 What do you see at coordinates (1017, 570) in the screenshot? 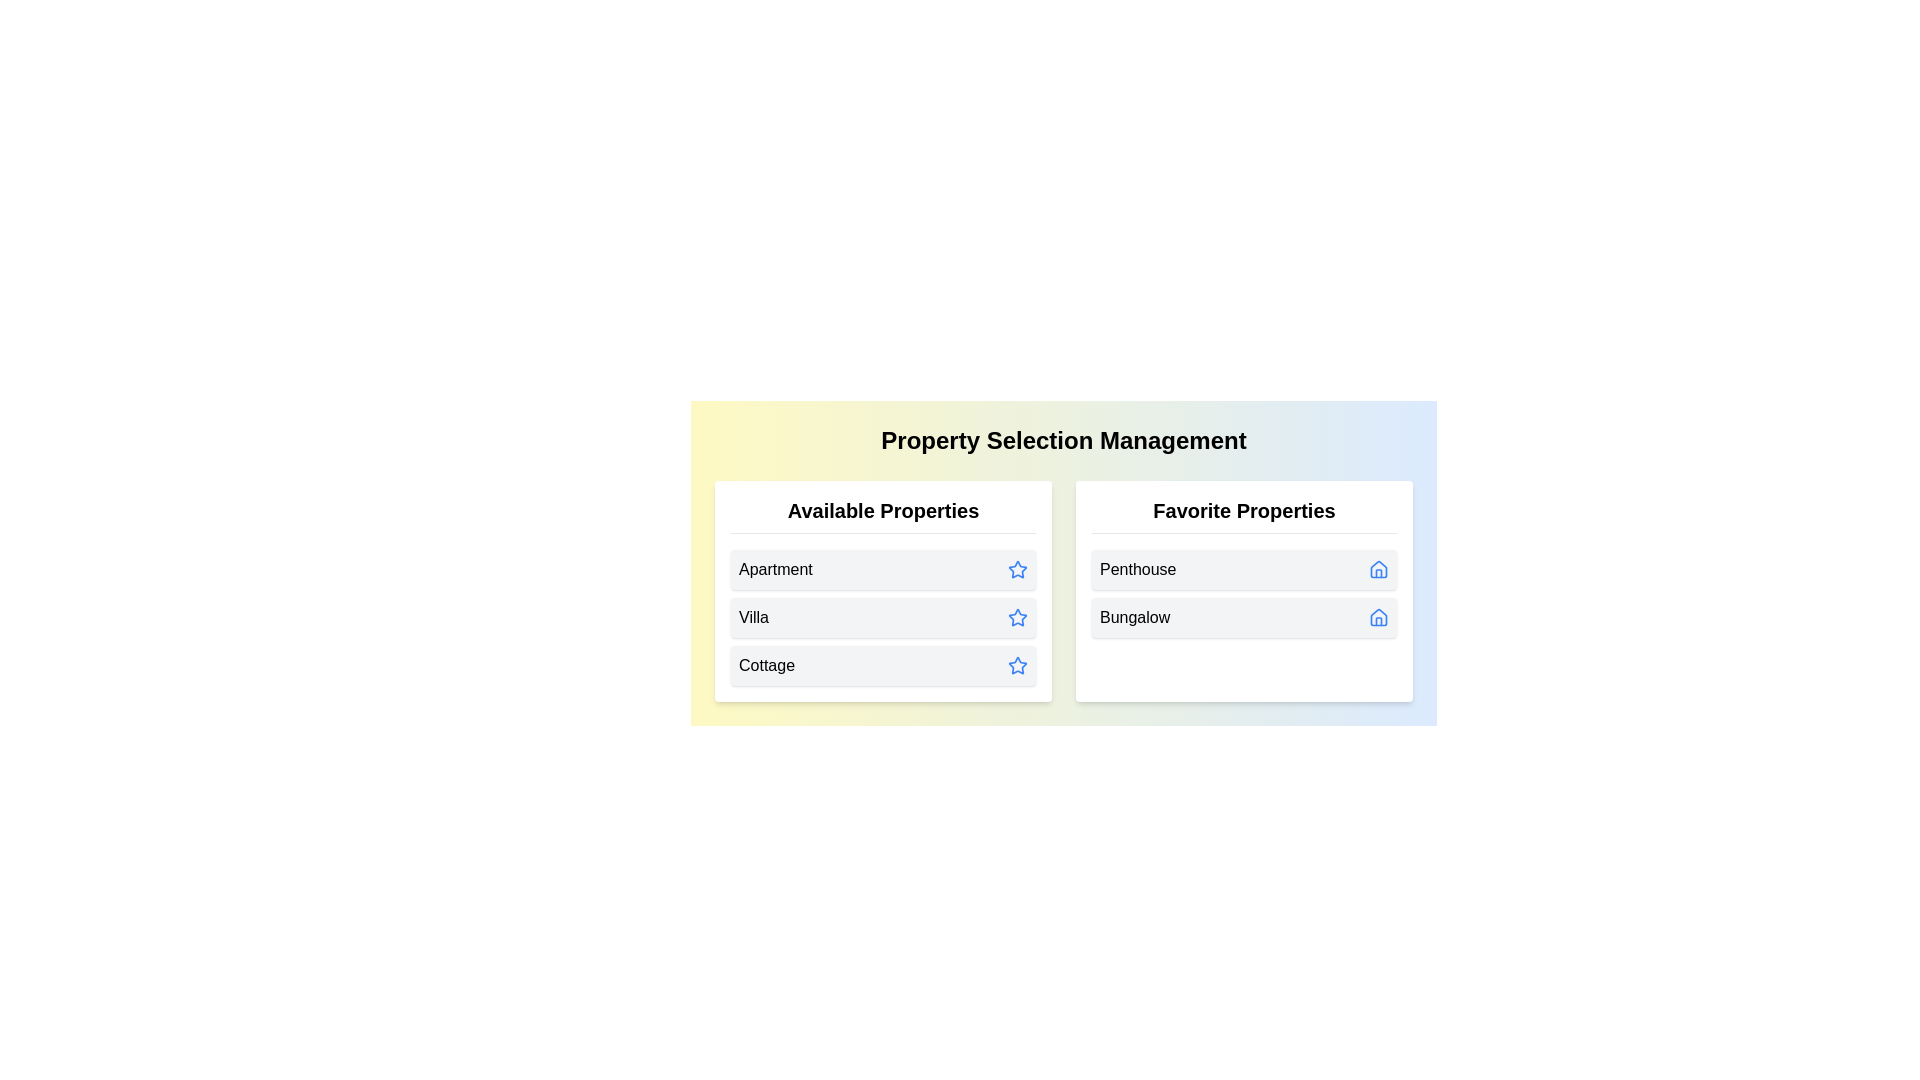
I see `star icon next to the property Apartment in the 'Available Properties' list to transfer it to 'Favorite Properties'` at bounding box center [1017, 570].